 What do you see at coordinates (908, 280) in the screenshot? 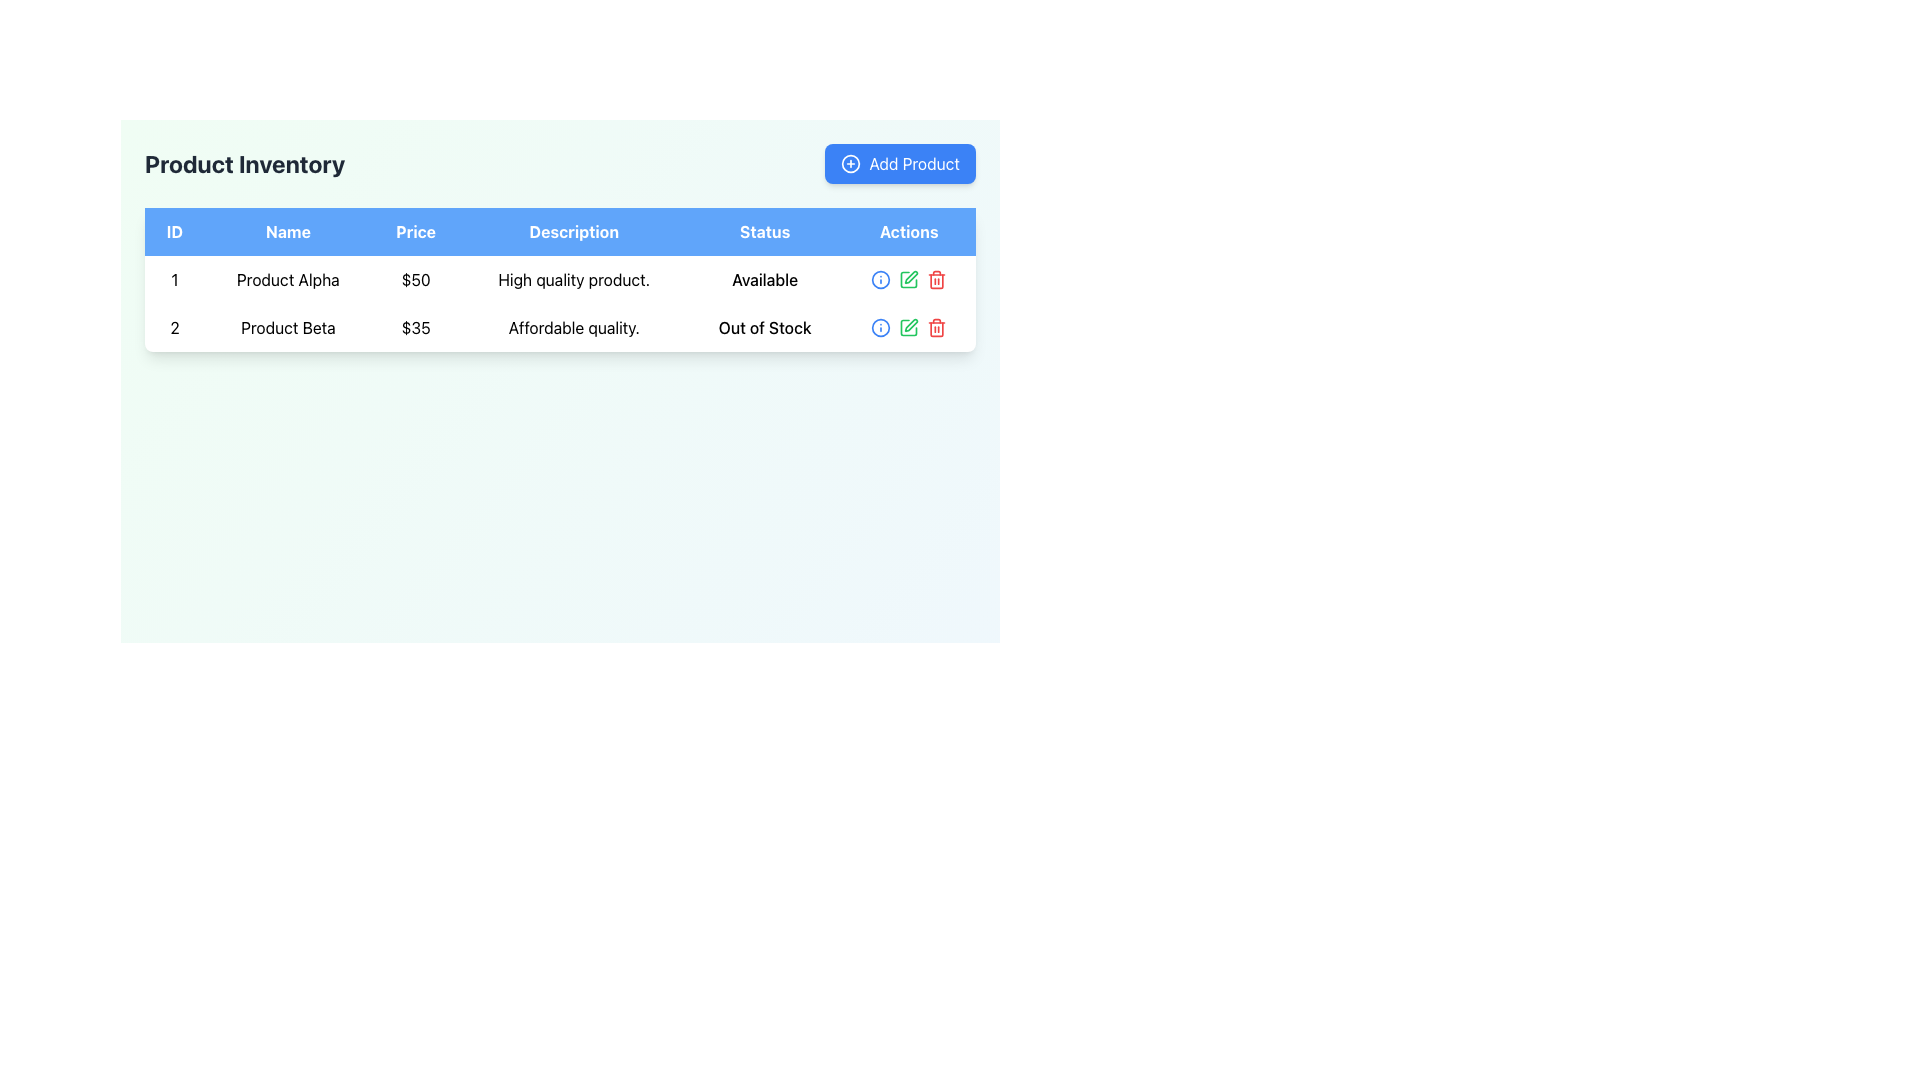
I see `the green icon button with a pen symbol in the Actions column of the second row` at bounding box center [908, 280].